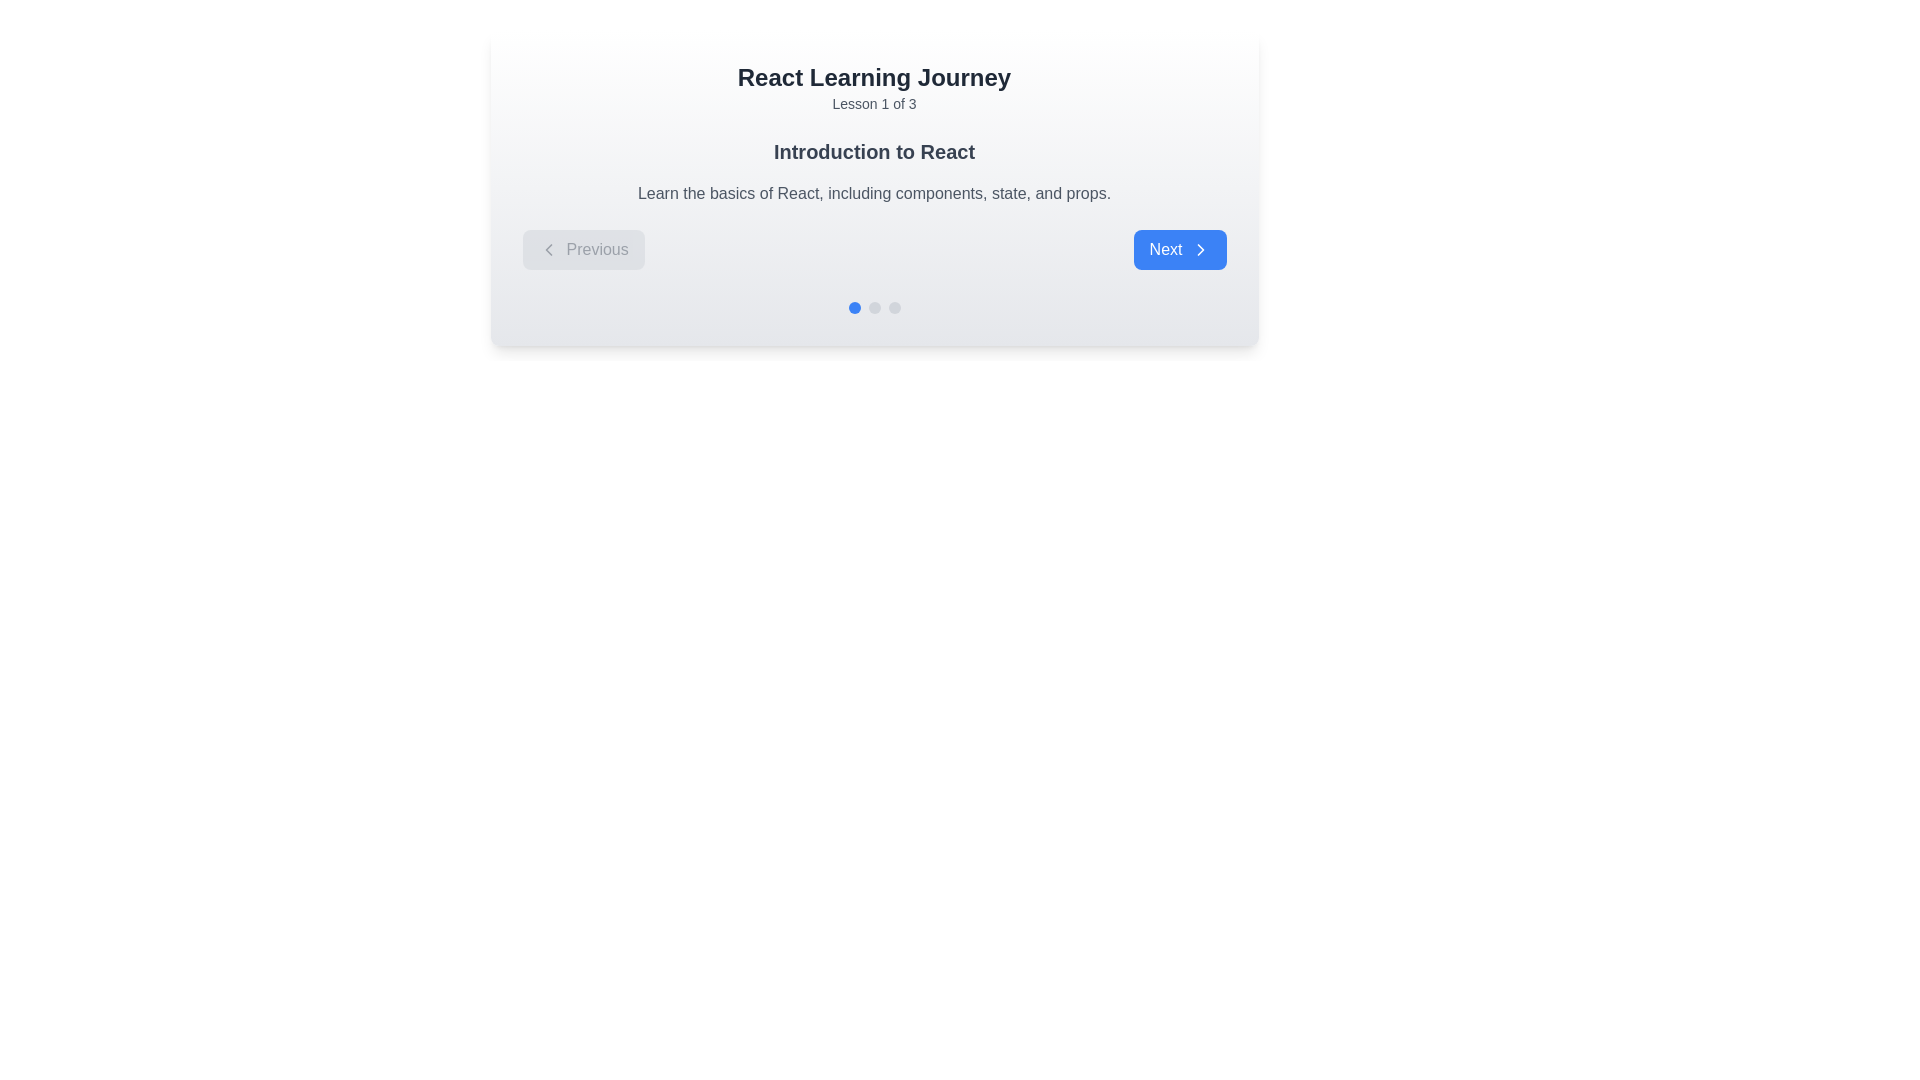  What do you see at coordinates (582, 249) in the screenshot?
I see `the 'Previous' button, which is a rectangular button with a gray background, rounded edges, and a left-facing chevron icon` at bounding box center [582, 249].